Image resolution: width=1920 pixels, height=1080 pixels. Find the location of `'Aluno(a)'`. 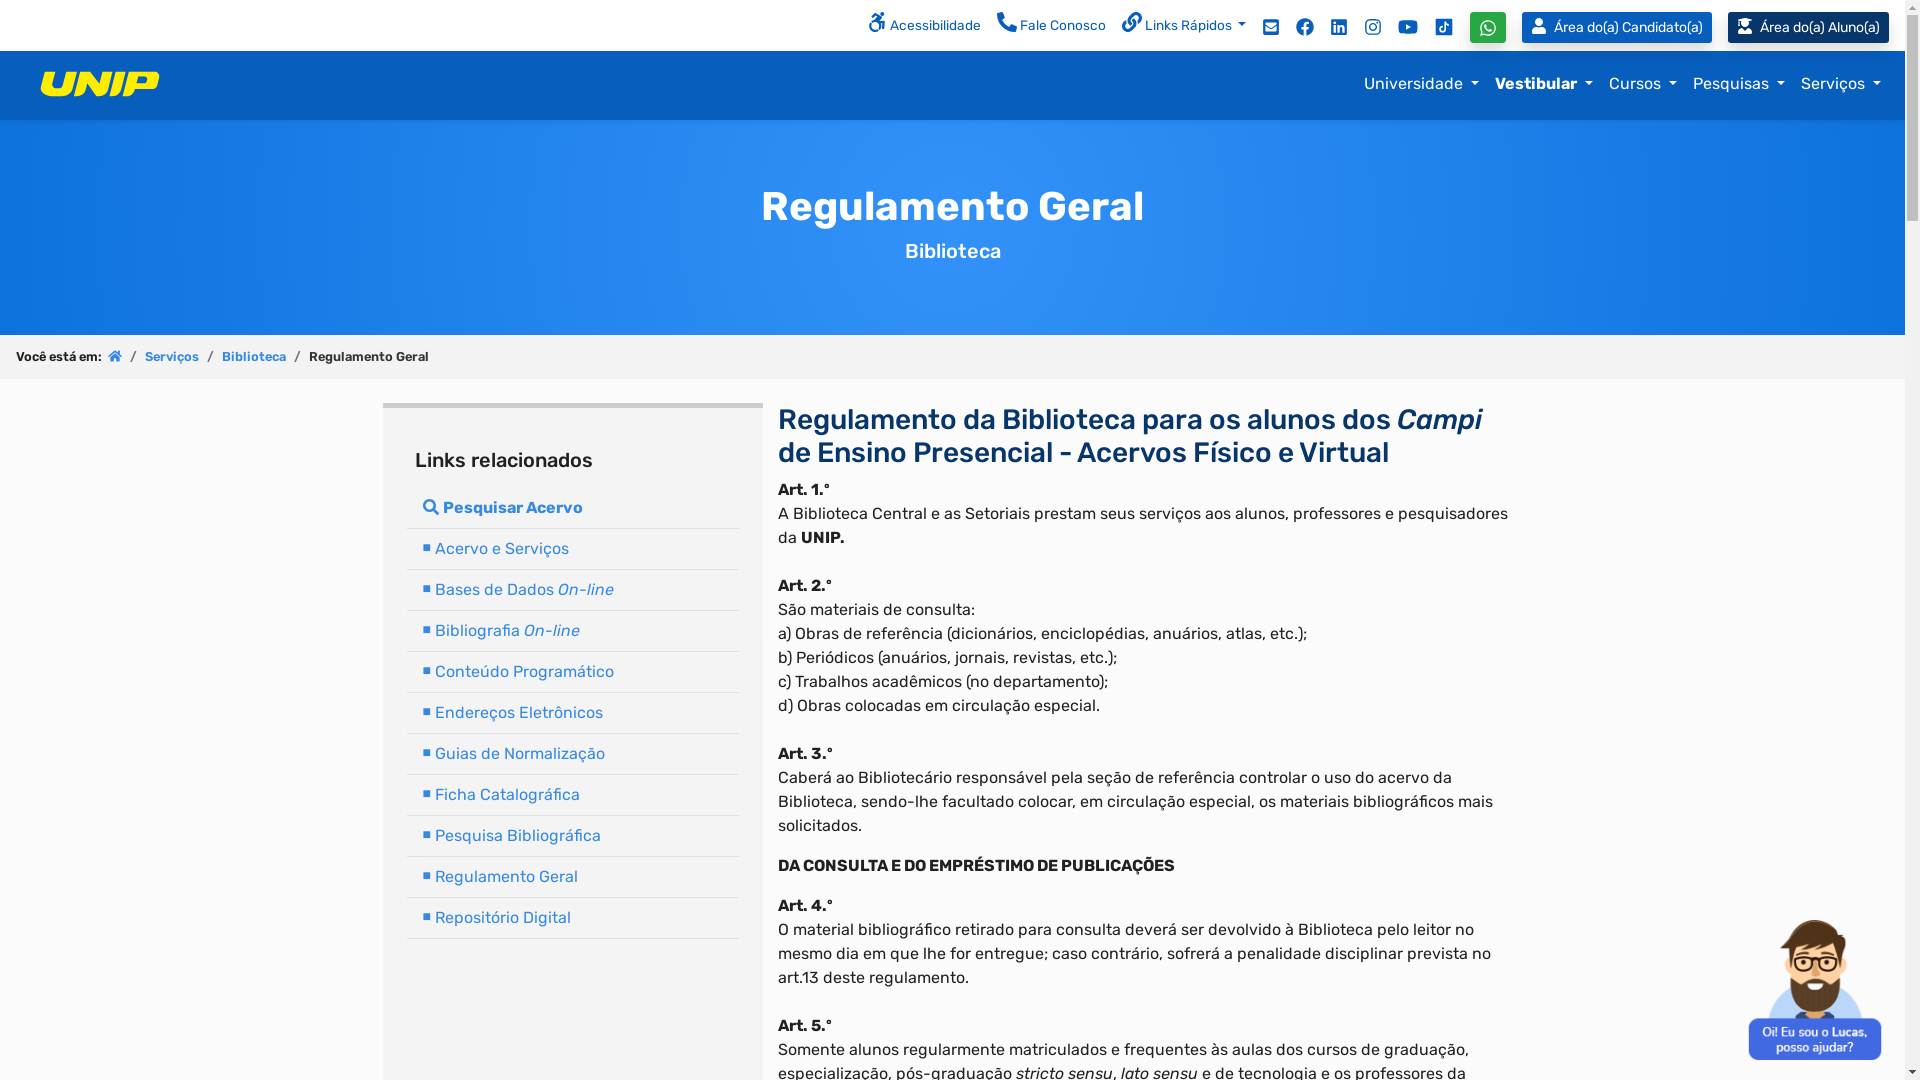

'Aluno(a)' is located at coordinates (1816, 27).